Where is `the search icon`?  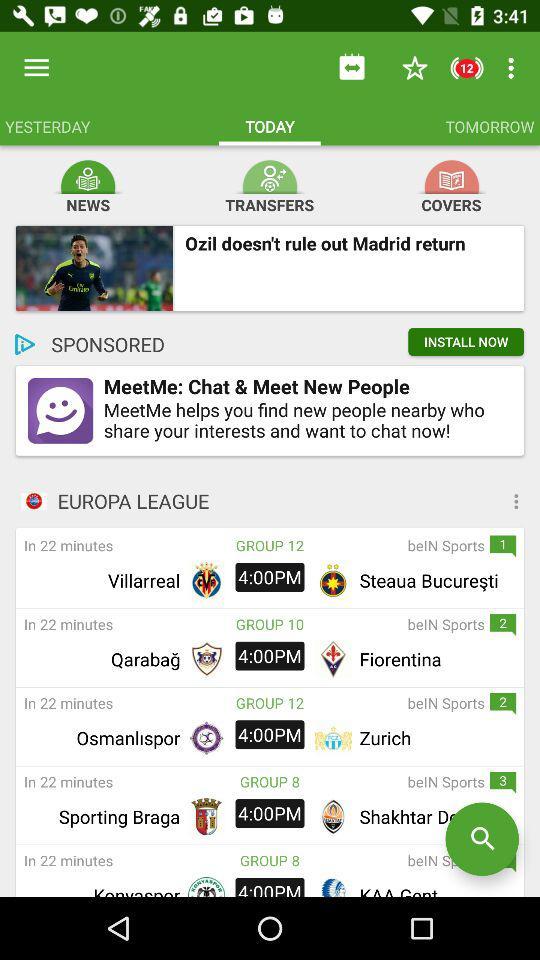 the search icon is located at coordinates (481, 839).